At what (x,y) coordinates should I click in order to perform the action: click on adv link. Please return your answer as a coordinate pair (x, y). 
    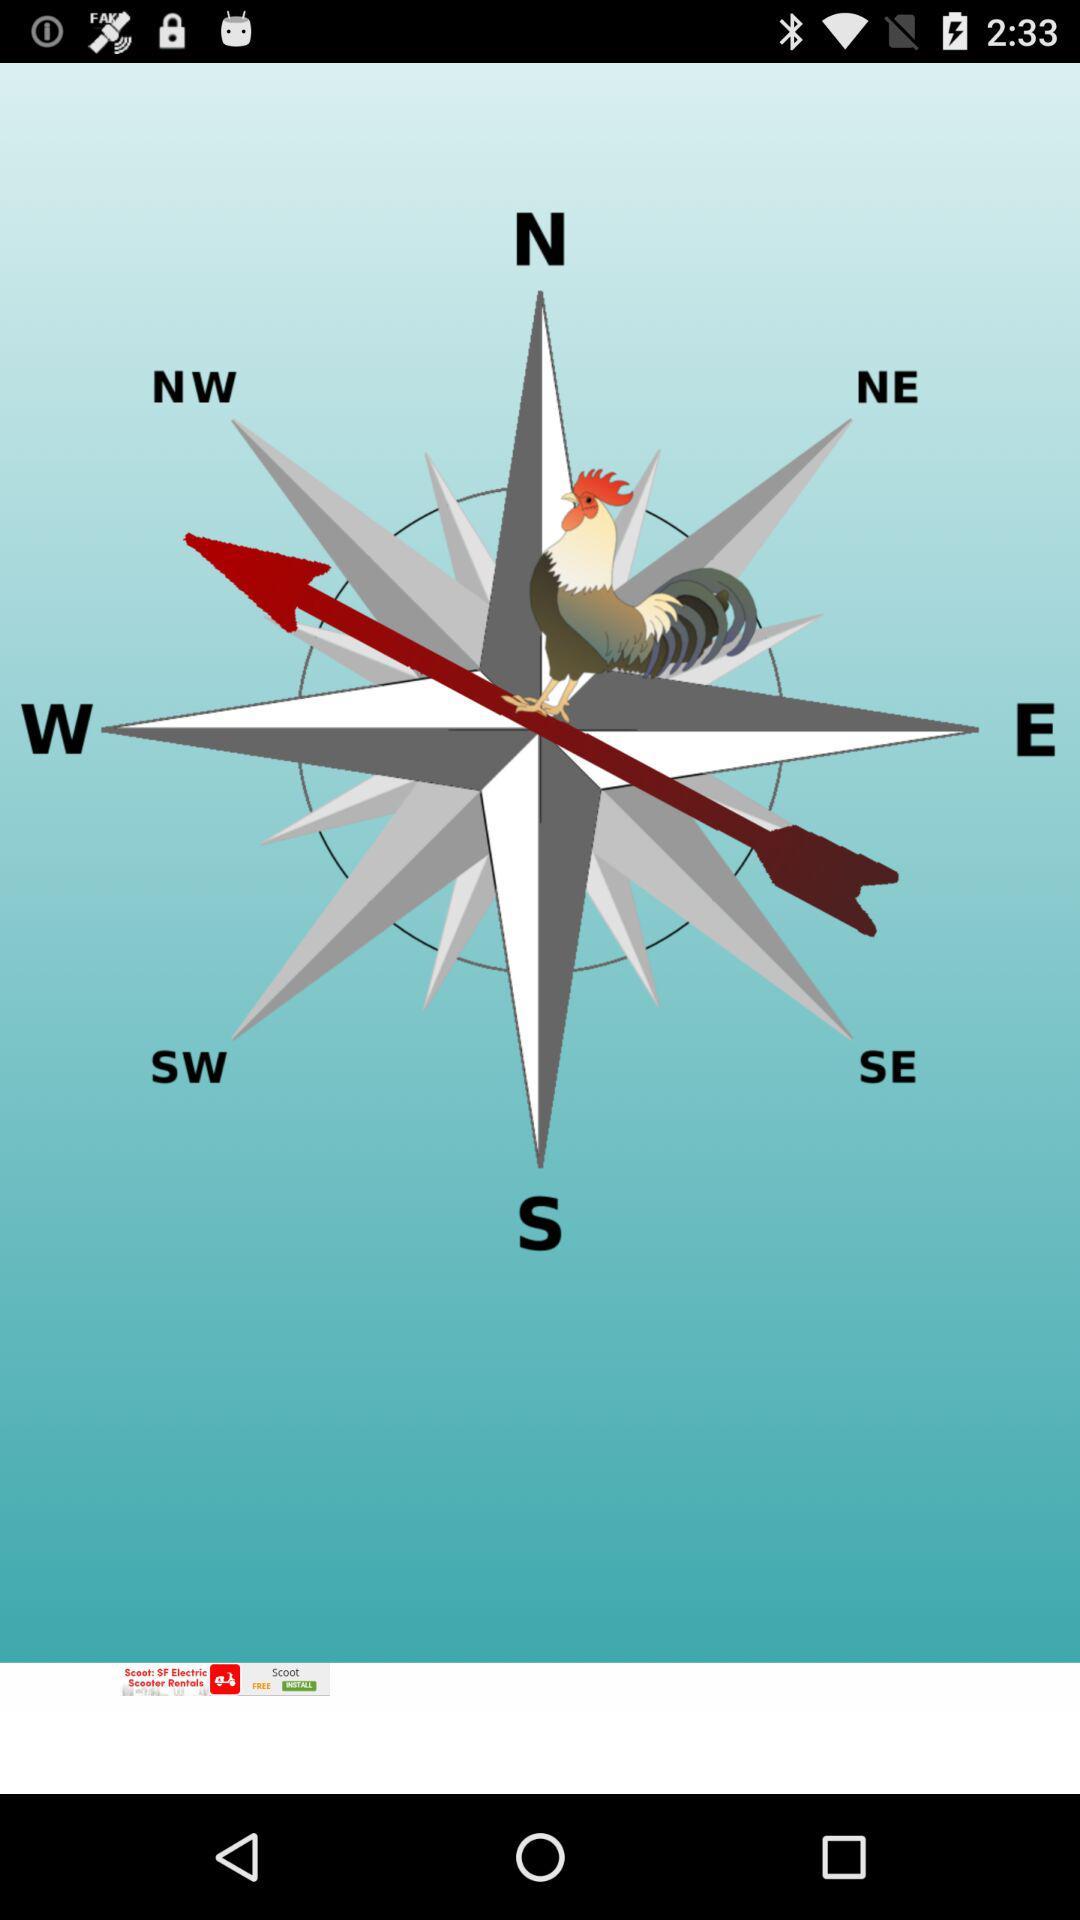
    Looking at the image, I should click on (540, 1727).